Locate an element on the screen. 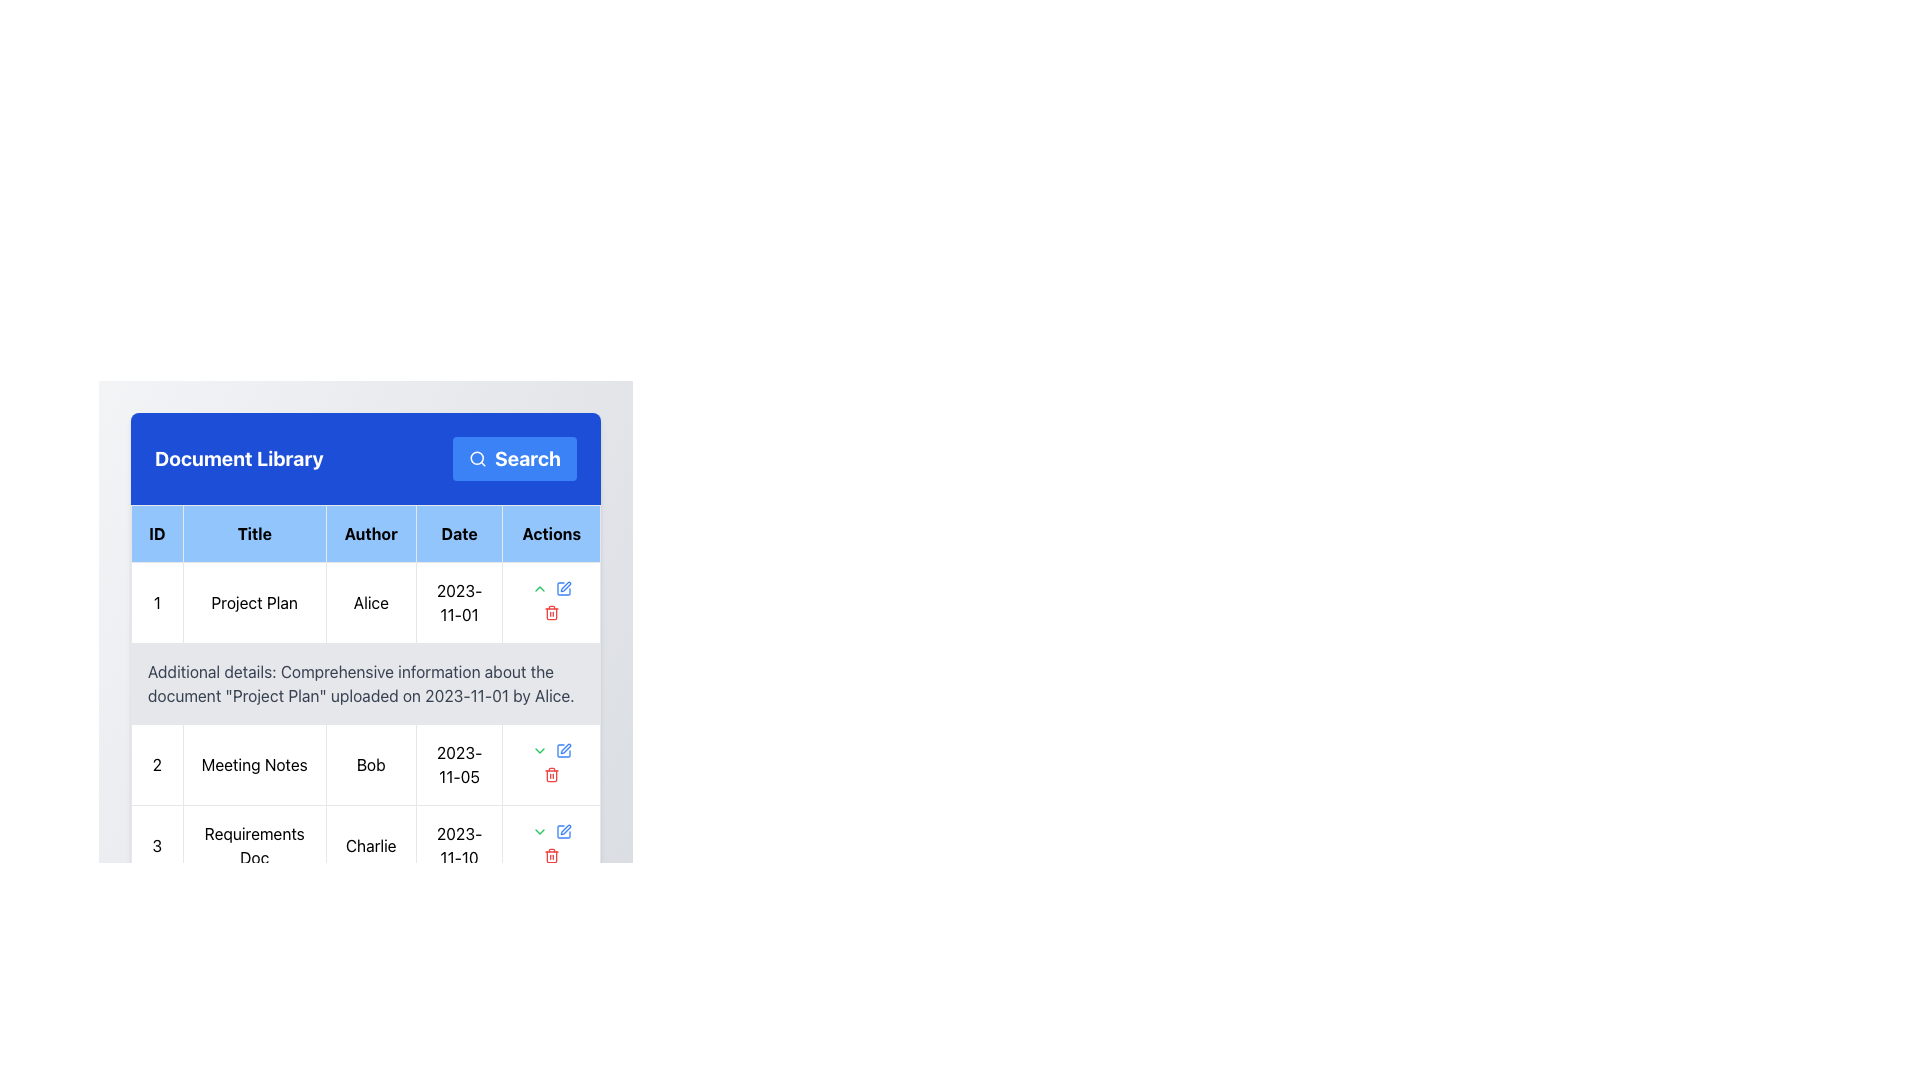 The width and height of the screenshot is (1920, 1080). the chevron-down icon in the 'Actions' column of the first row is located at coordinates (539, 751).